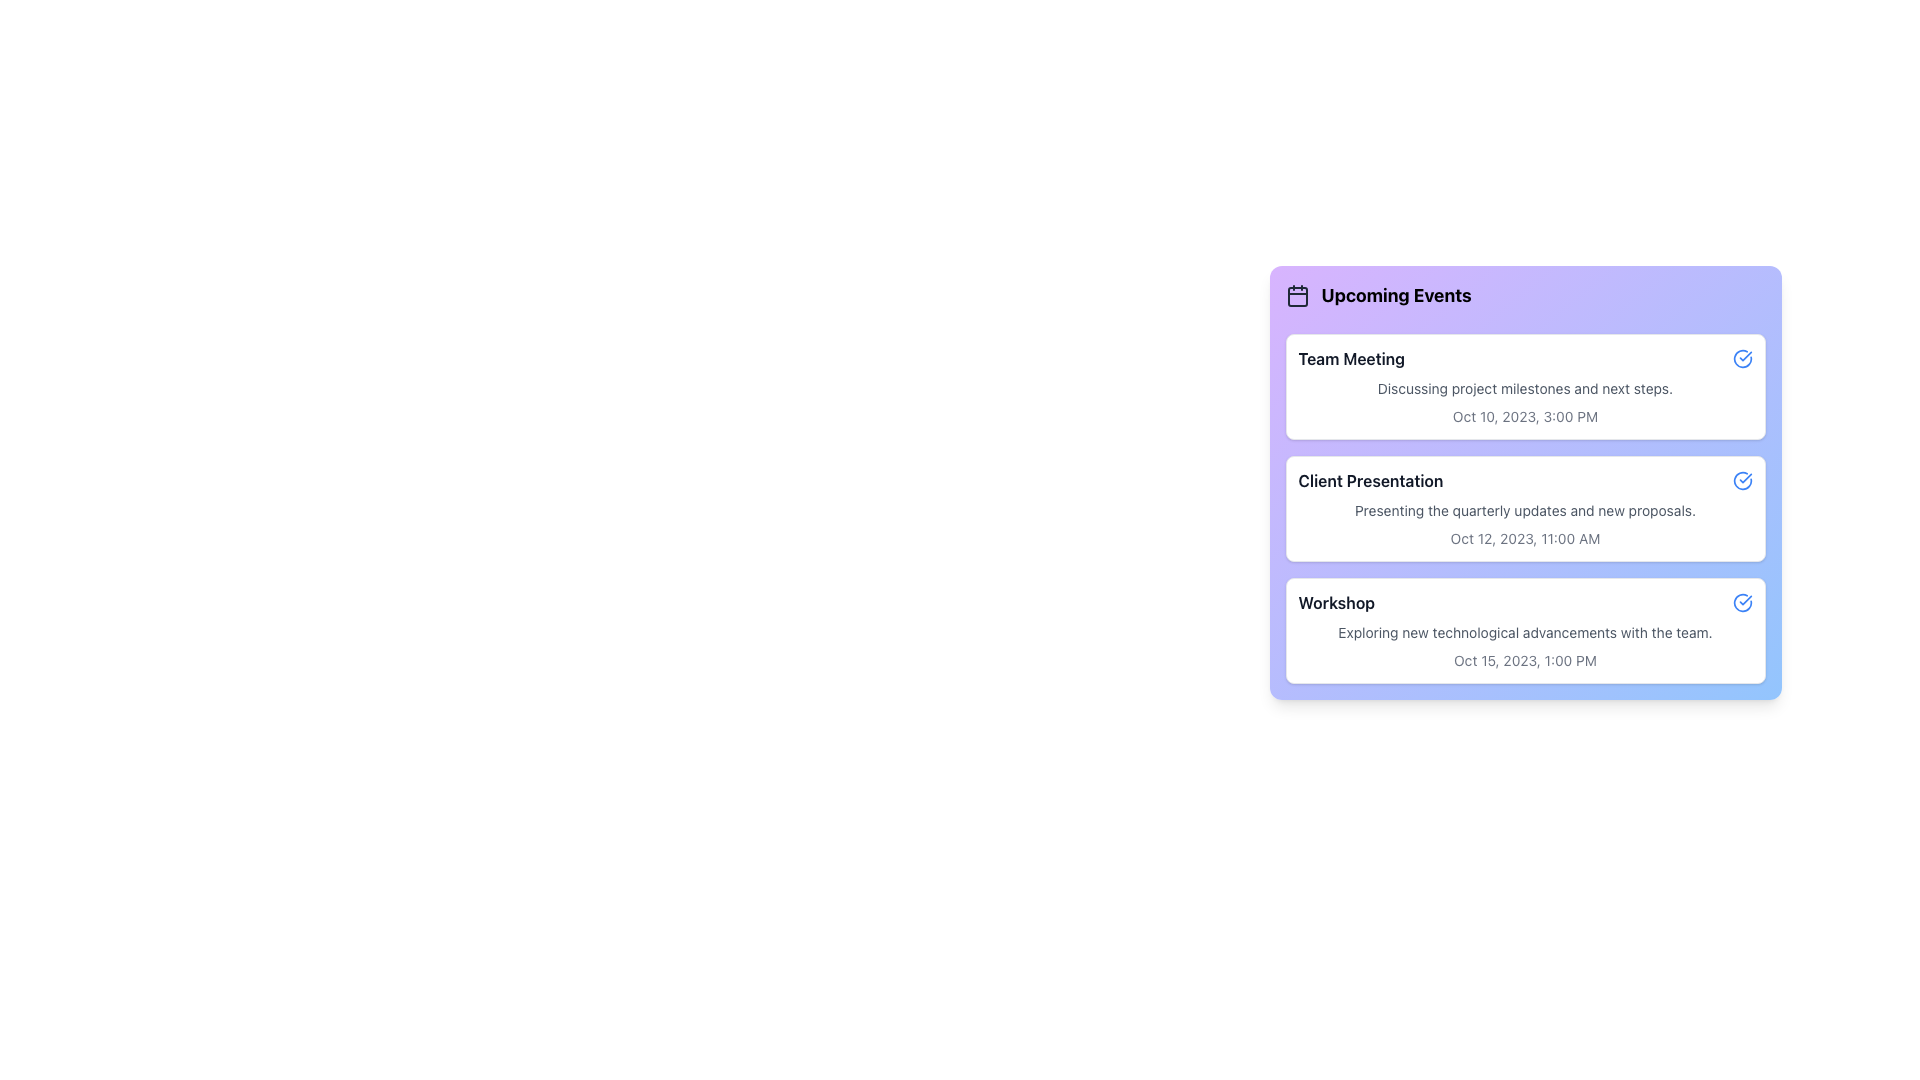 The height and width of the screenshot is (1080, 1920). Describe the element at coordinates (1524, 389) in the screenshot. I see `the descriptive text element that summarizes the 'Team Meeting' event, which is centrally aligned below the title and above the date and time text` at that location.